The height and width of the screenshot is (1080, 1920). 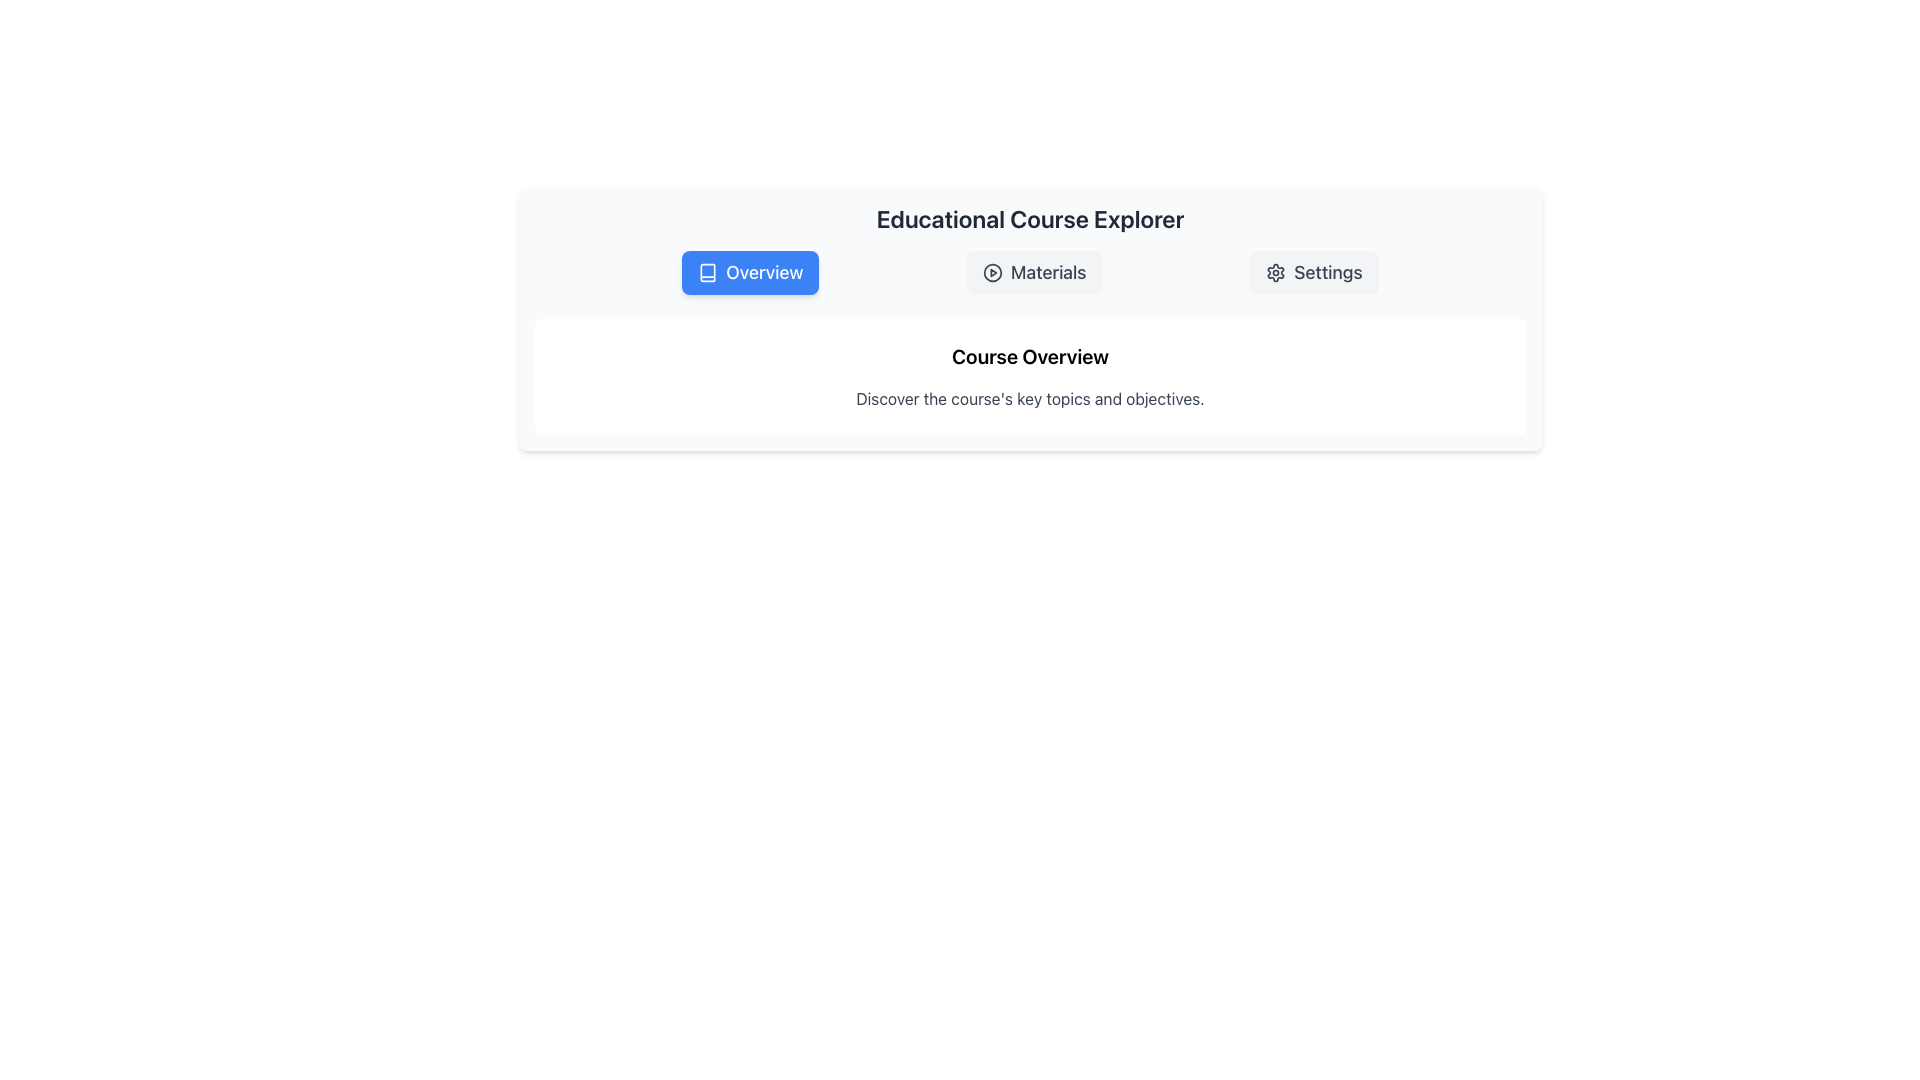 I want to click on text label 'Overview' which is displayed in white on a blue background, positioned in the top-left section of the interface, adjacent to an icon, so click(x=763, y=273).